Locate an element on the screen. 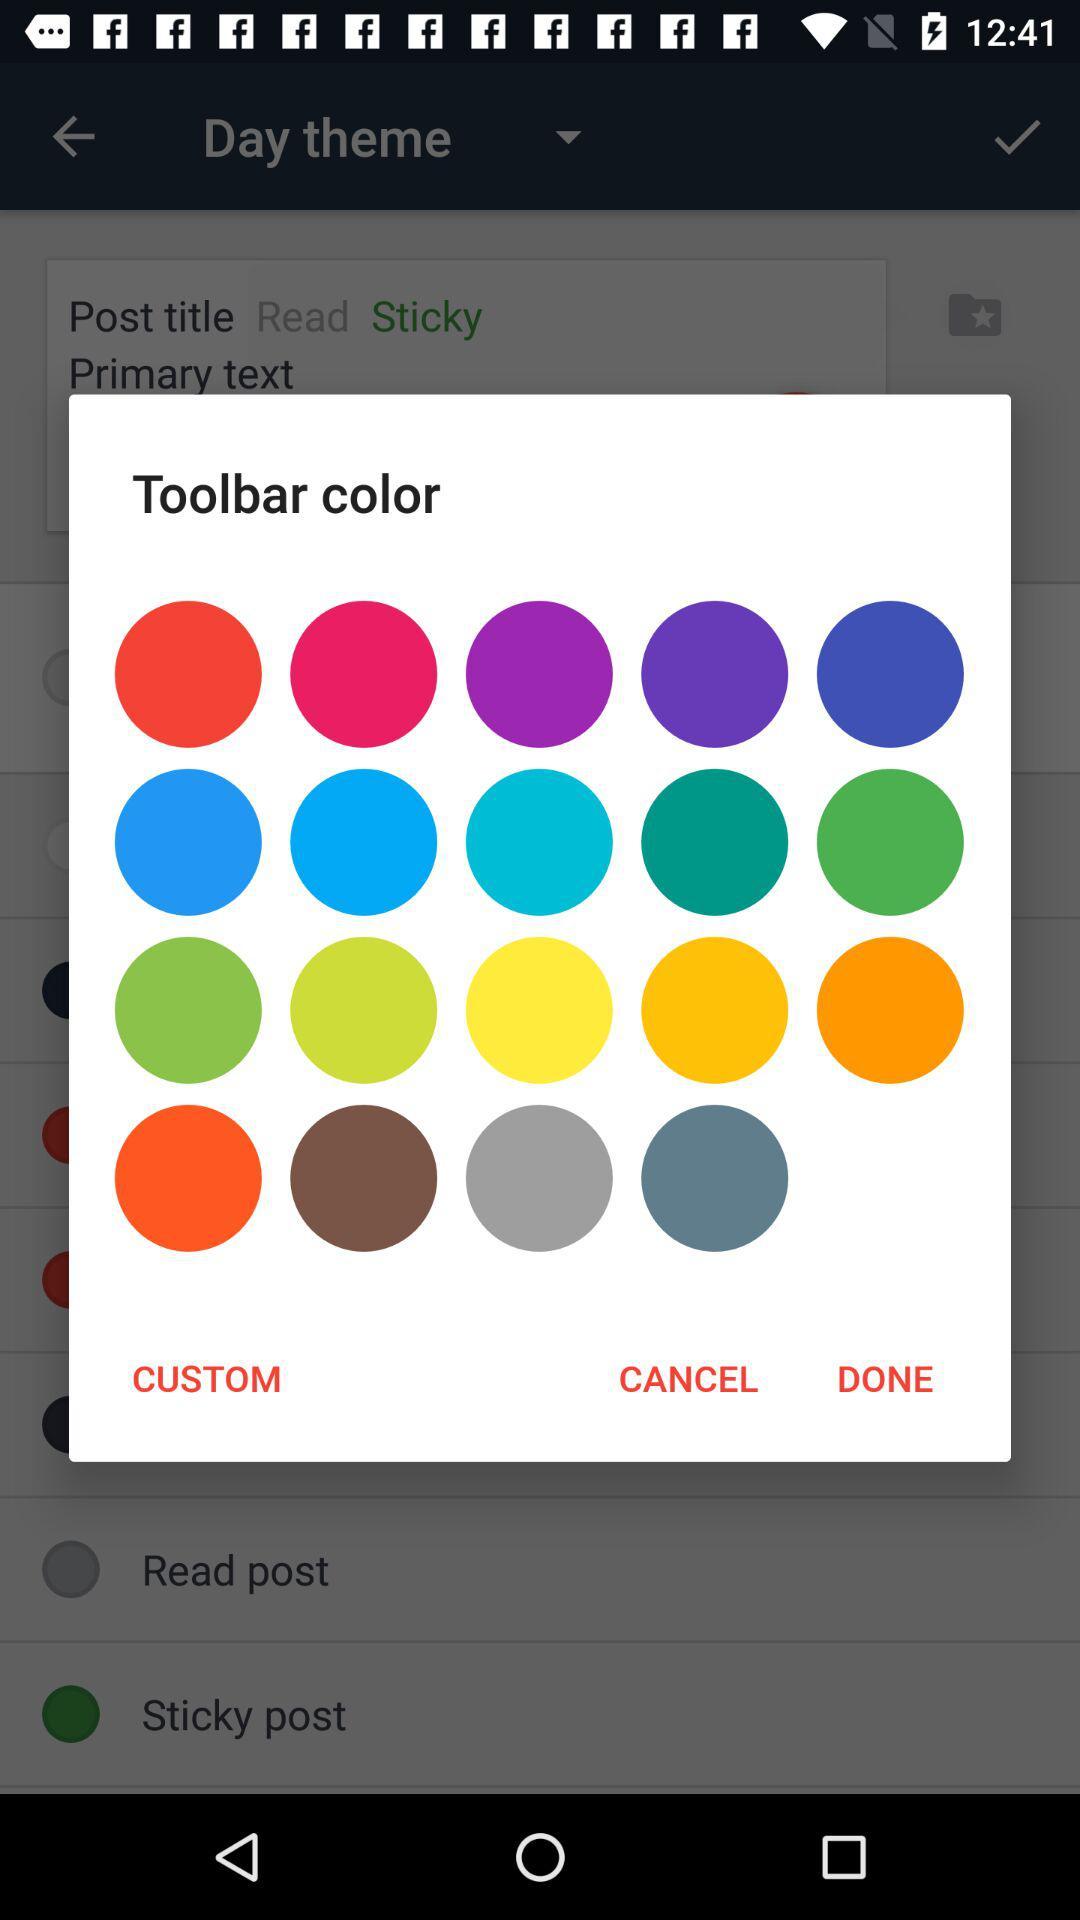 The height and width of the screenshot is (1920, 1080). done is located at coordinates (883, 1376).